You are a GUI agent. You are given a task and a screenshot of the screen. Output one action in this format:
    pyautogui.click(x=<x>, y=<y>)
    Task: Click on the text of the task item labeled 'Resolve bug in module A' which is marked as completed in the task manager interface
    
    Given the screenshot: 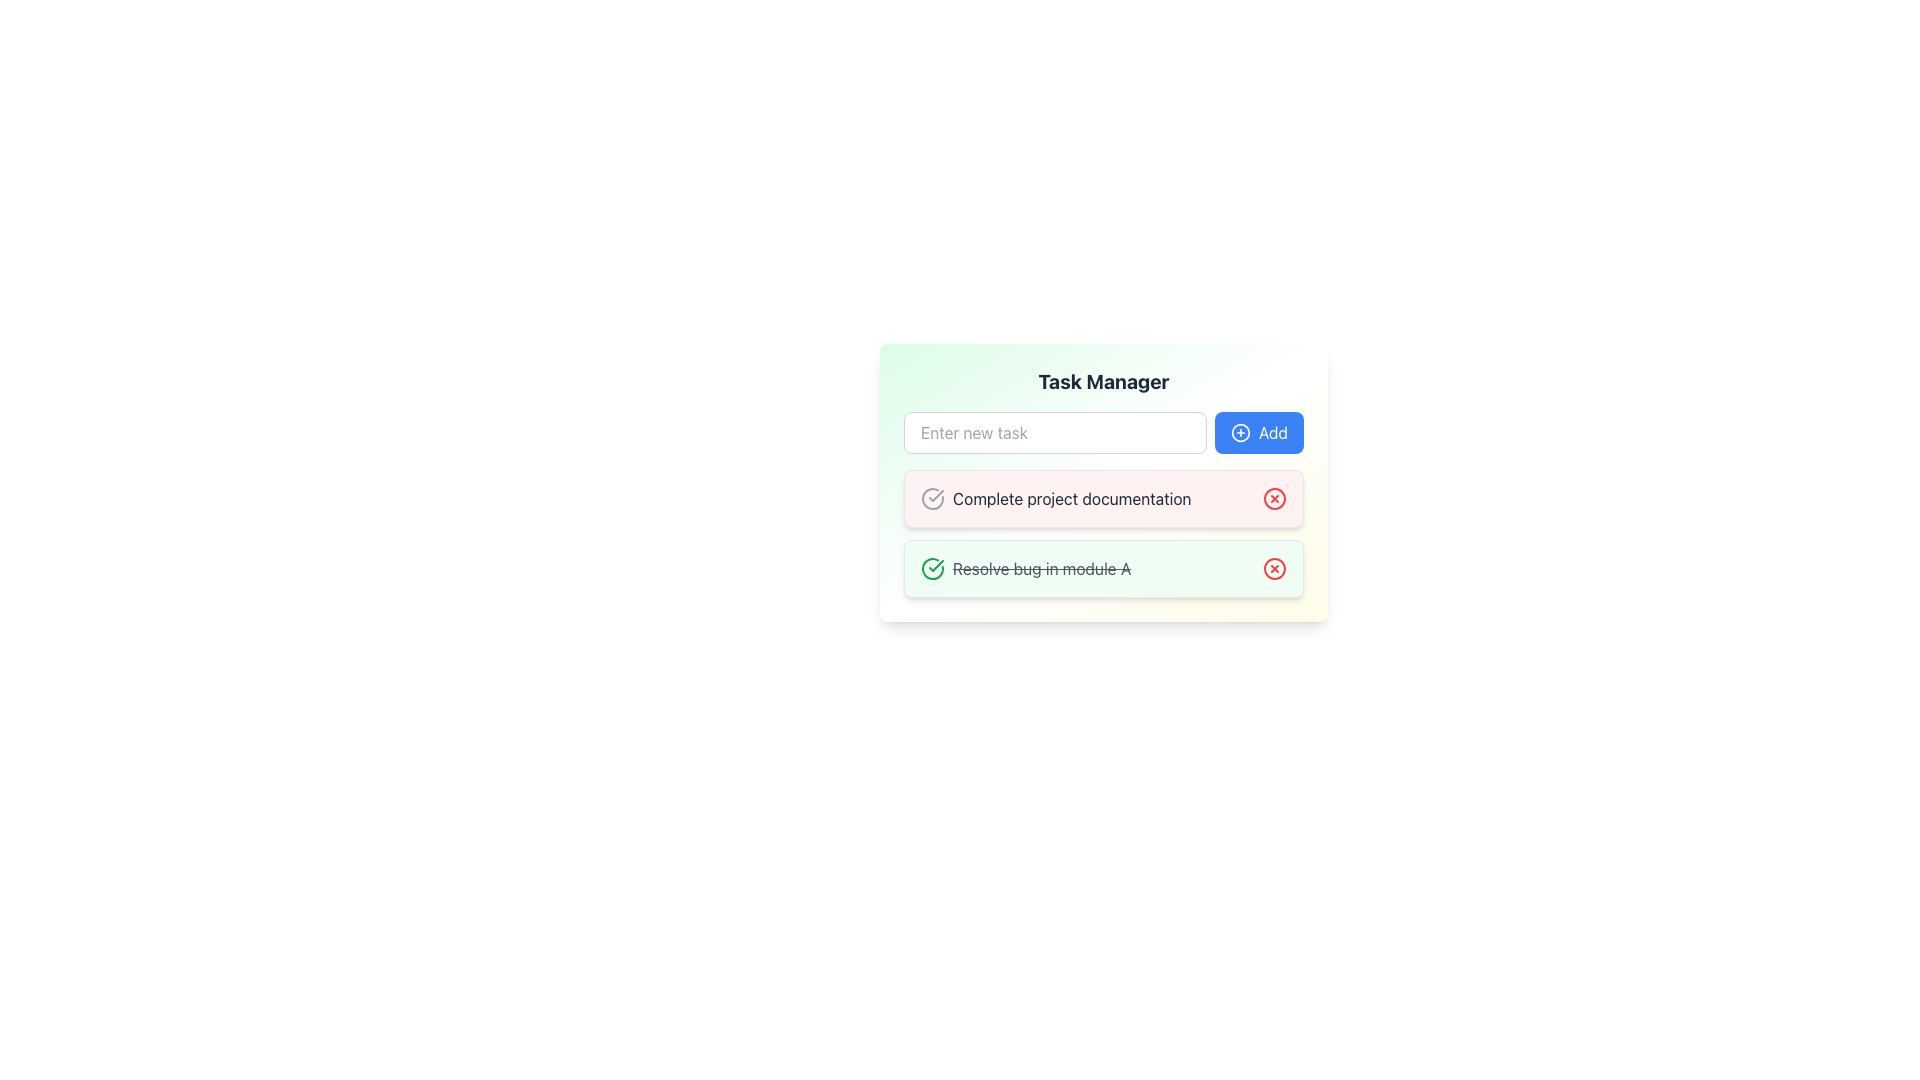 What is the action you would take?
    pyautogui.click(x=1026, y=569)
    